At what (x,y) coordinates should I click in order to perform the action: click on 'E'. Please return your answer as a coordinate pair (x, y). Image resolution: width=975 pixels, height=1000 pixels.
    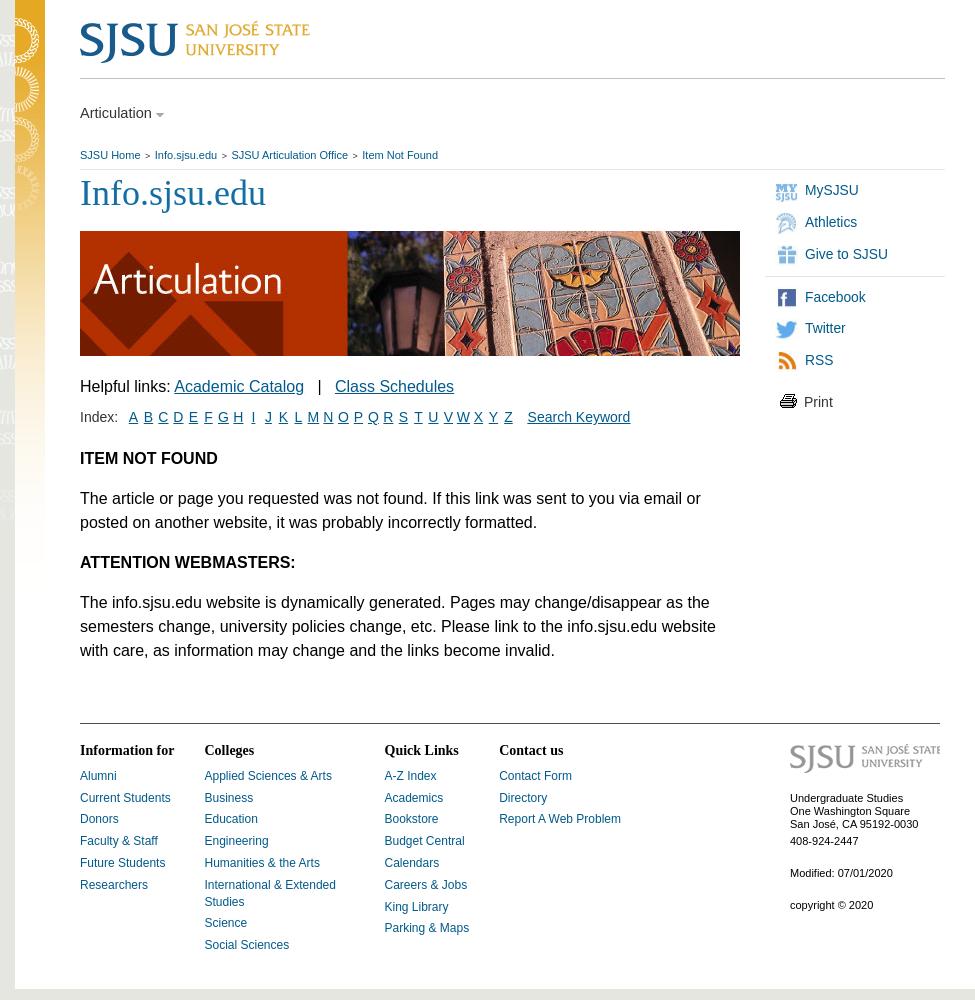
    Looking at the image, I should click on (191, 417).